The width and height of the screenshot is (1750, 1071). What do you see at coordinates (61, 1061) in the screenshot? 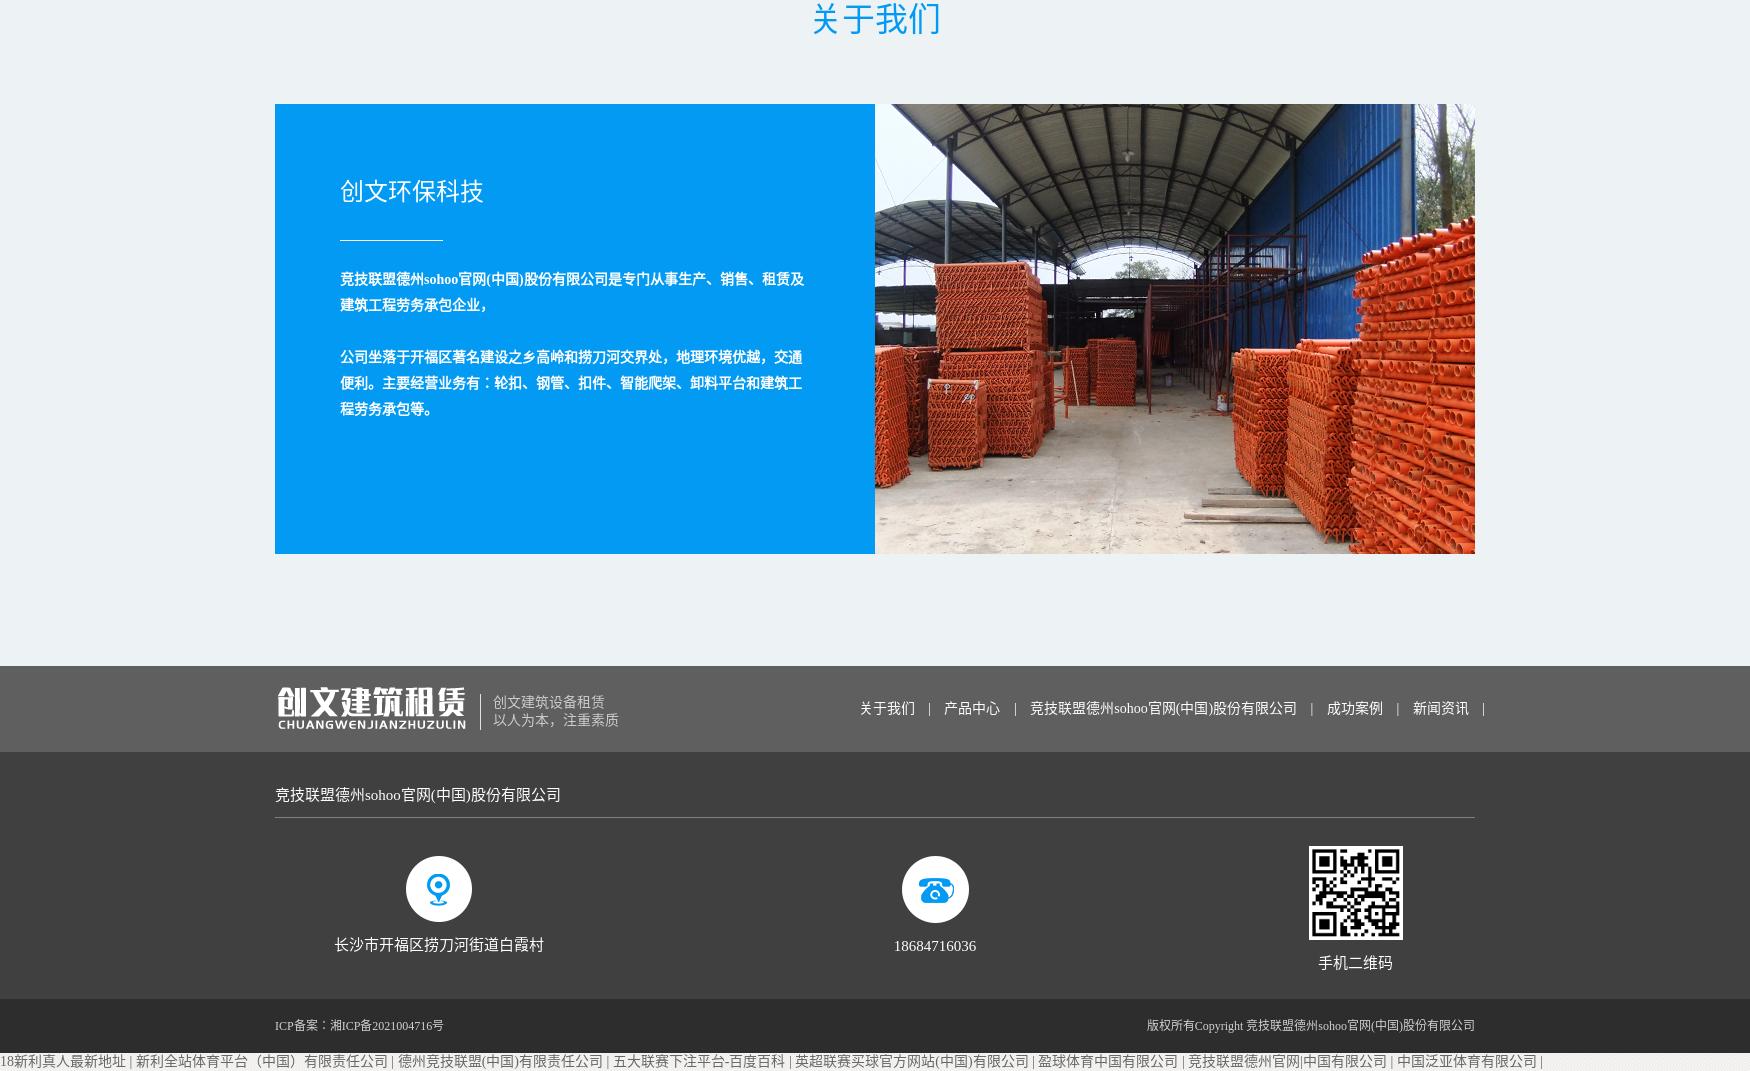
I see `'18新利真人最新地址'` at bounding box center [61, 1061].